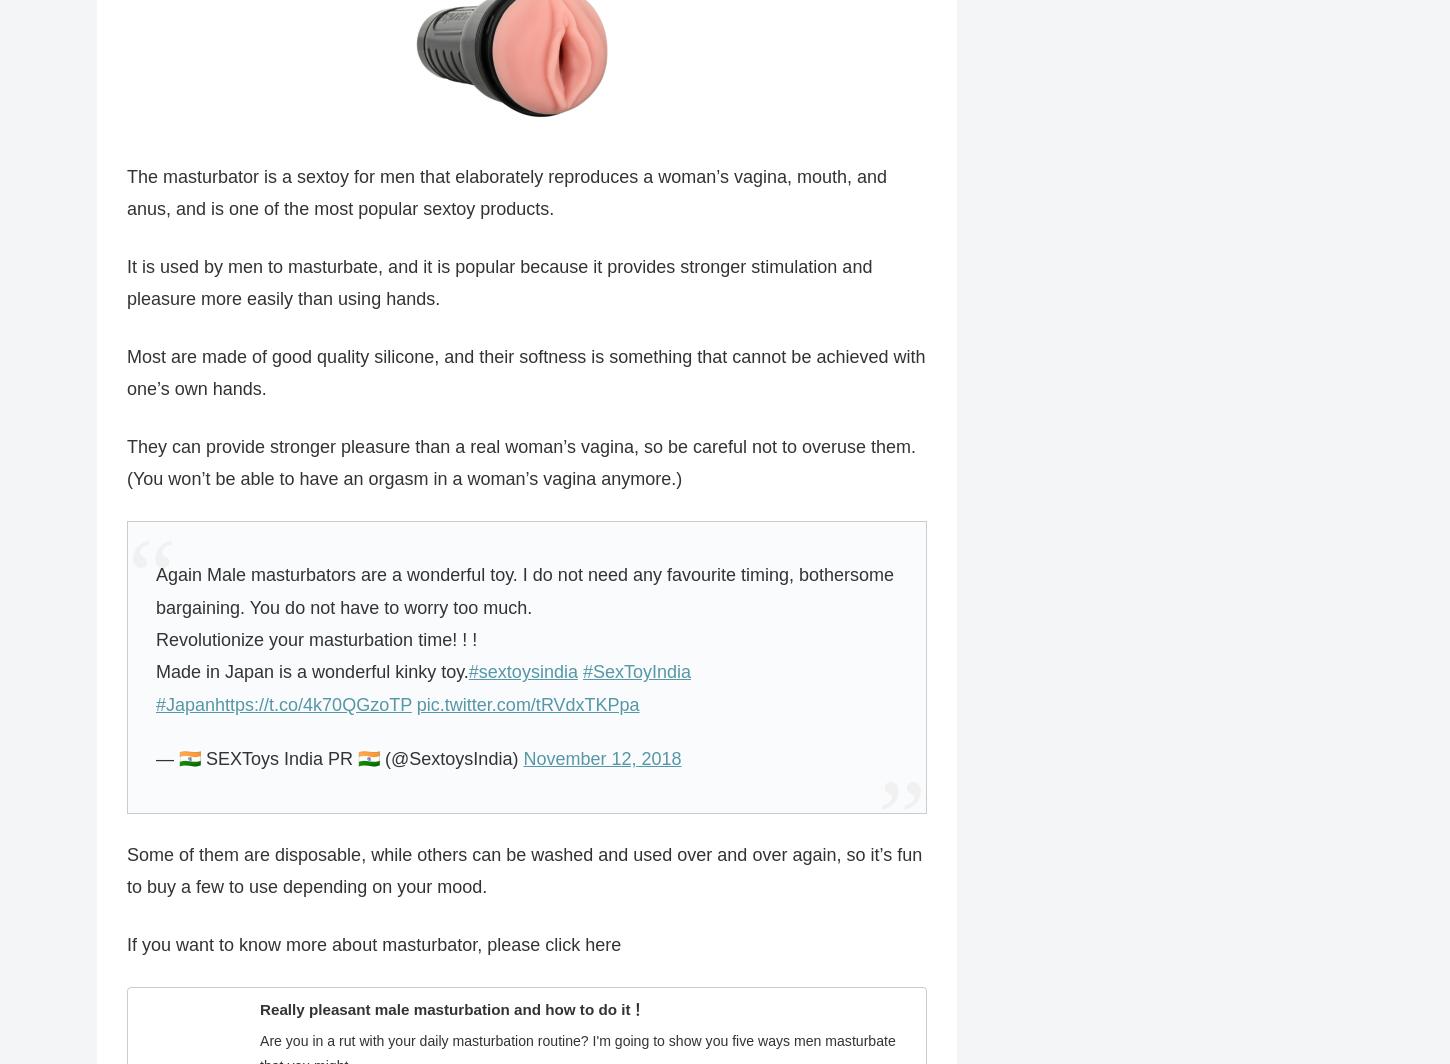 Image resolution: width=1450 pixels, height=1064 pixels. What do you see at coordinates (339, 758) in the screenshot?
I see `'— 🇮🇳 SEXToys India PR 🇮🇳 (@SextoysIndia)'` at bounding box center [339, 758].